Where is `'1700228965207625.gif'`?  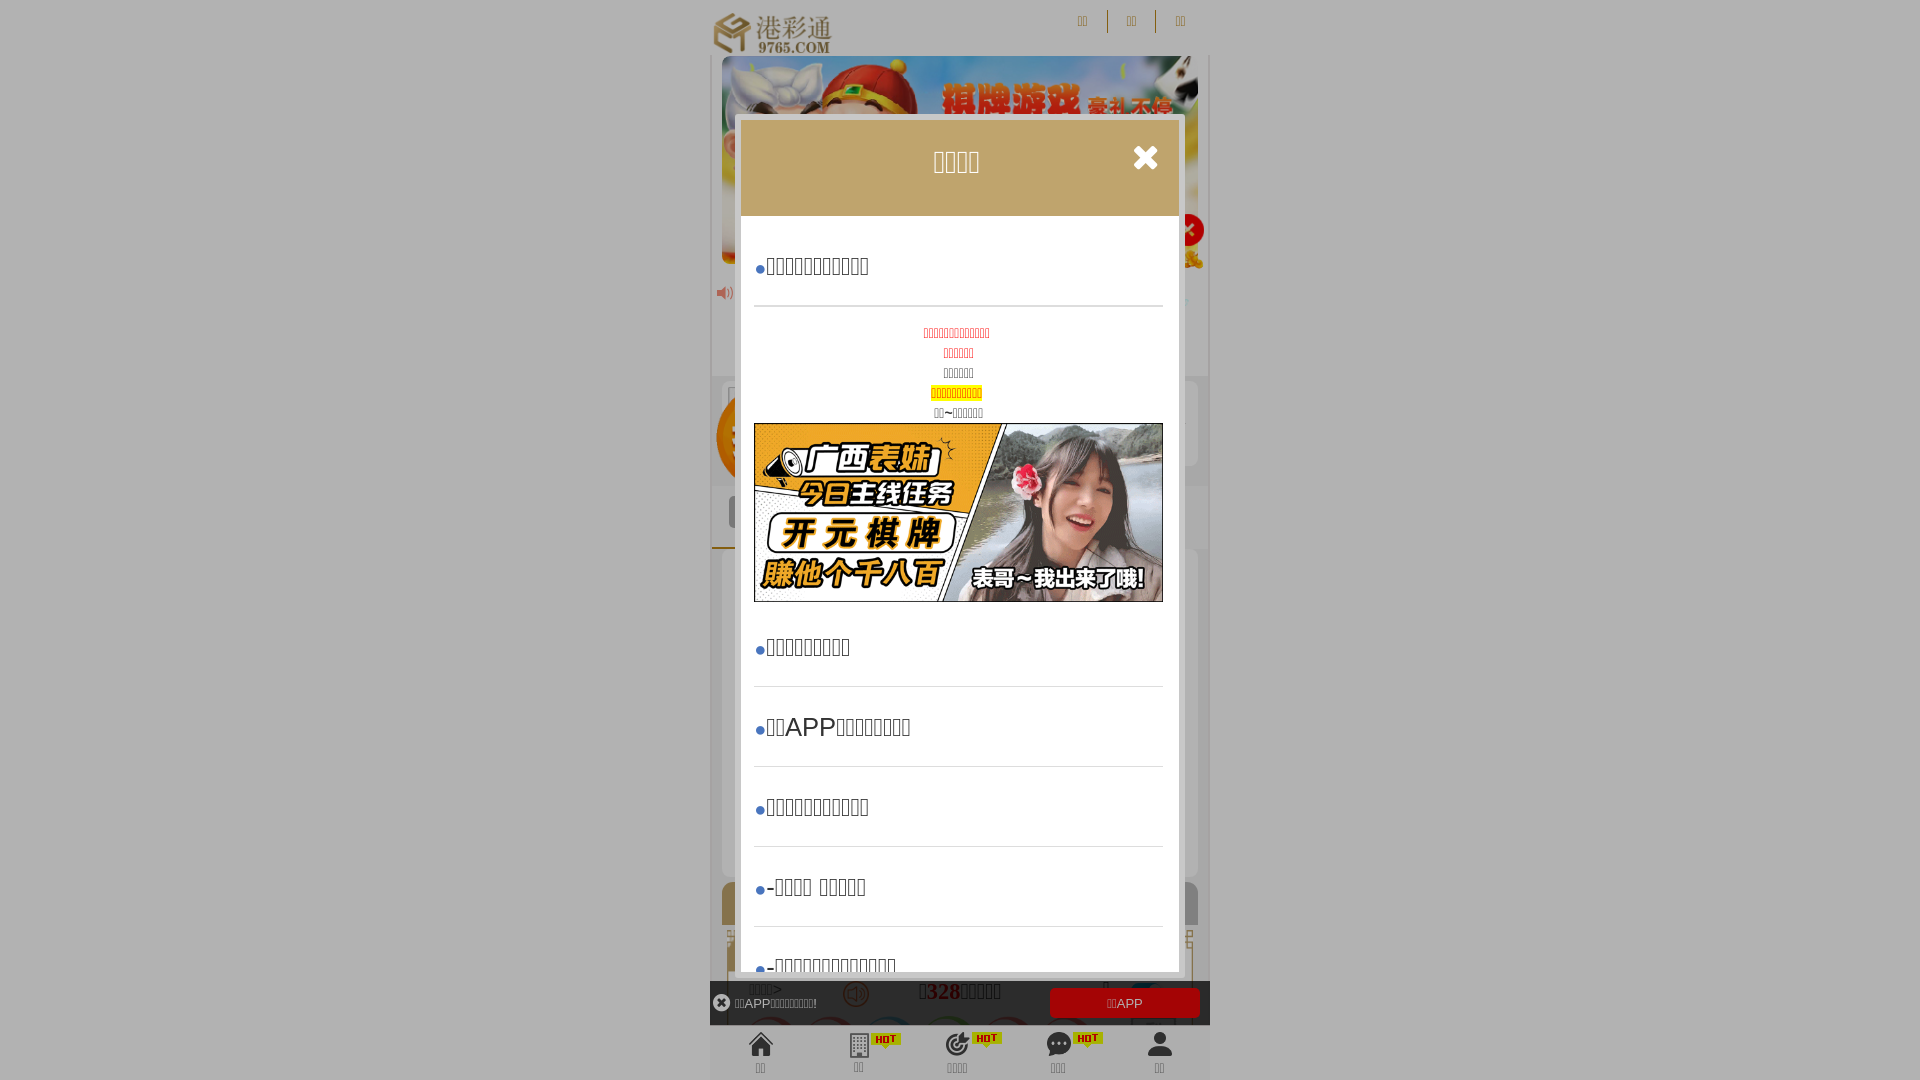
'1700228965207625.gif' is located at coordinates (957, 511).